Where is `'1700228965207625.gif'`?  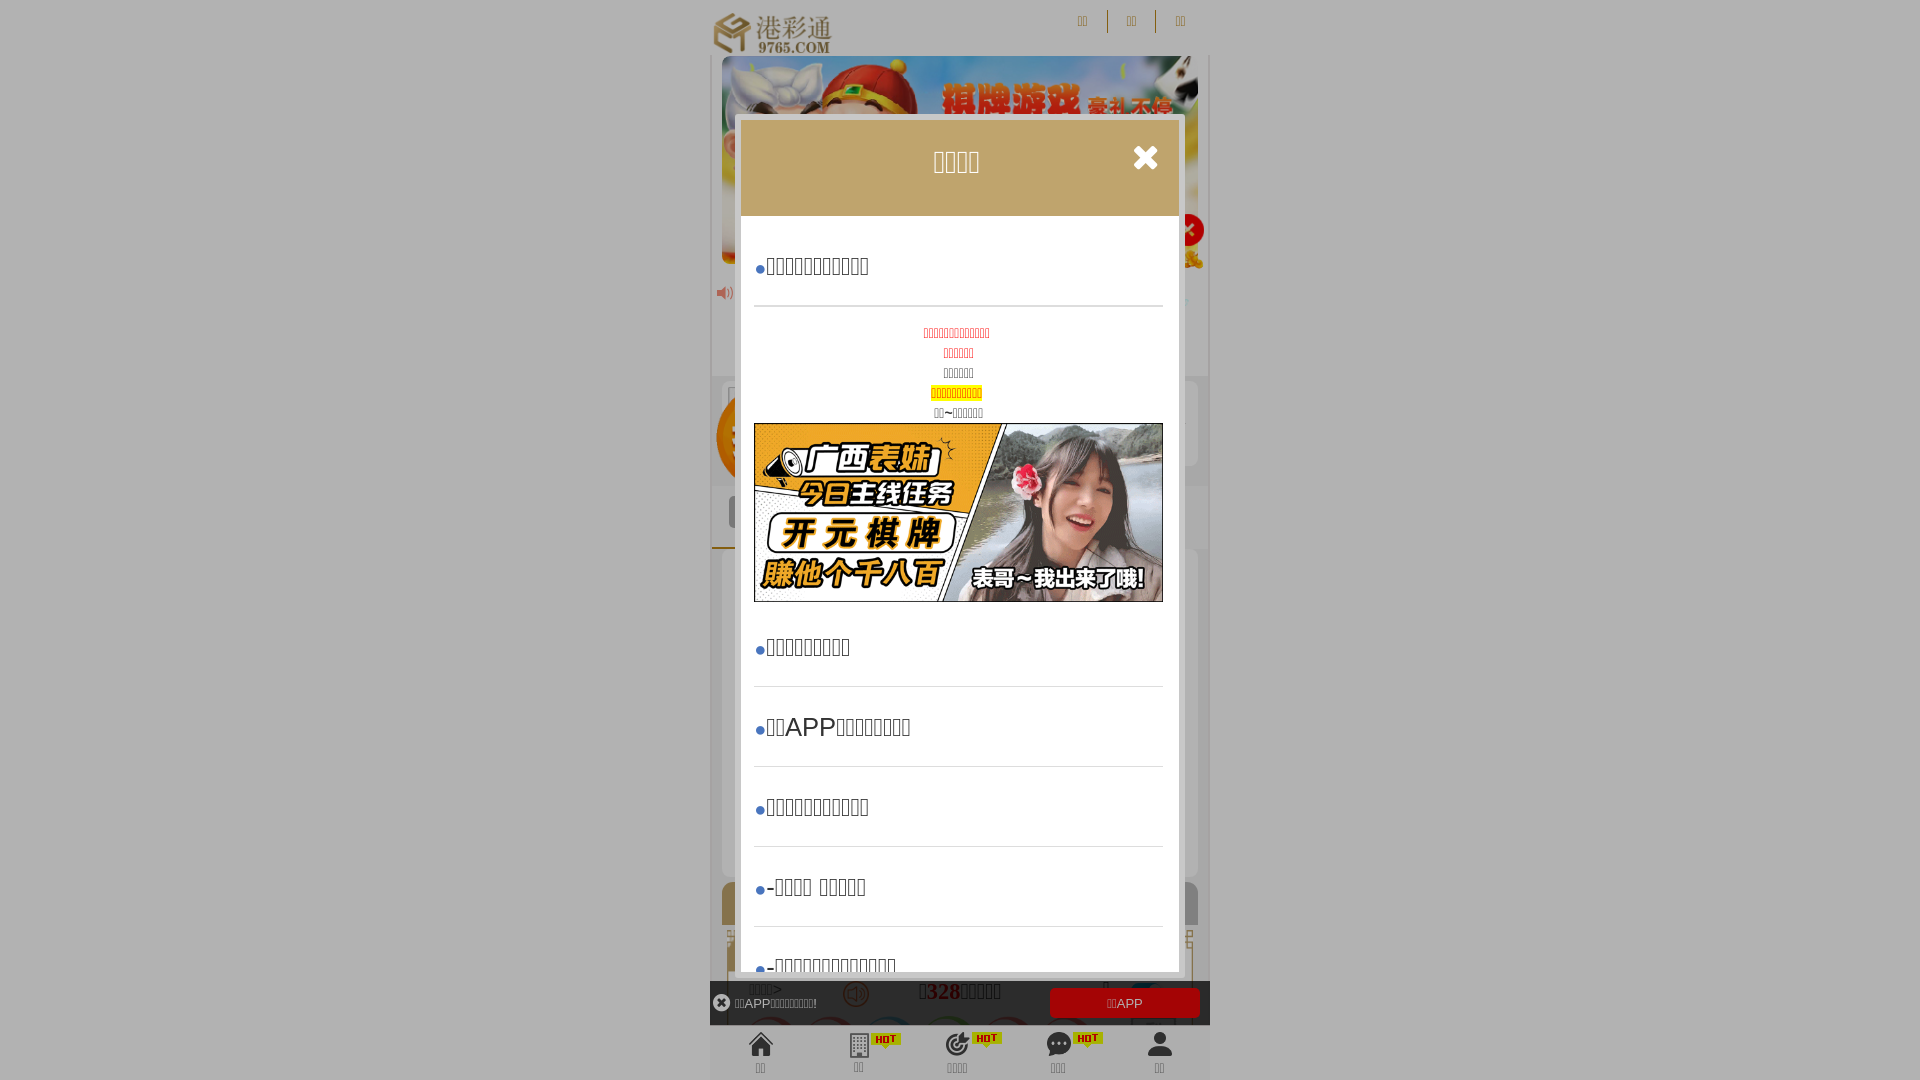
'1700228965207625.gif' is located at coordinates (957, 511).